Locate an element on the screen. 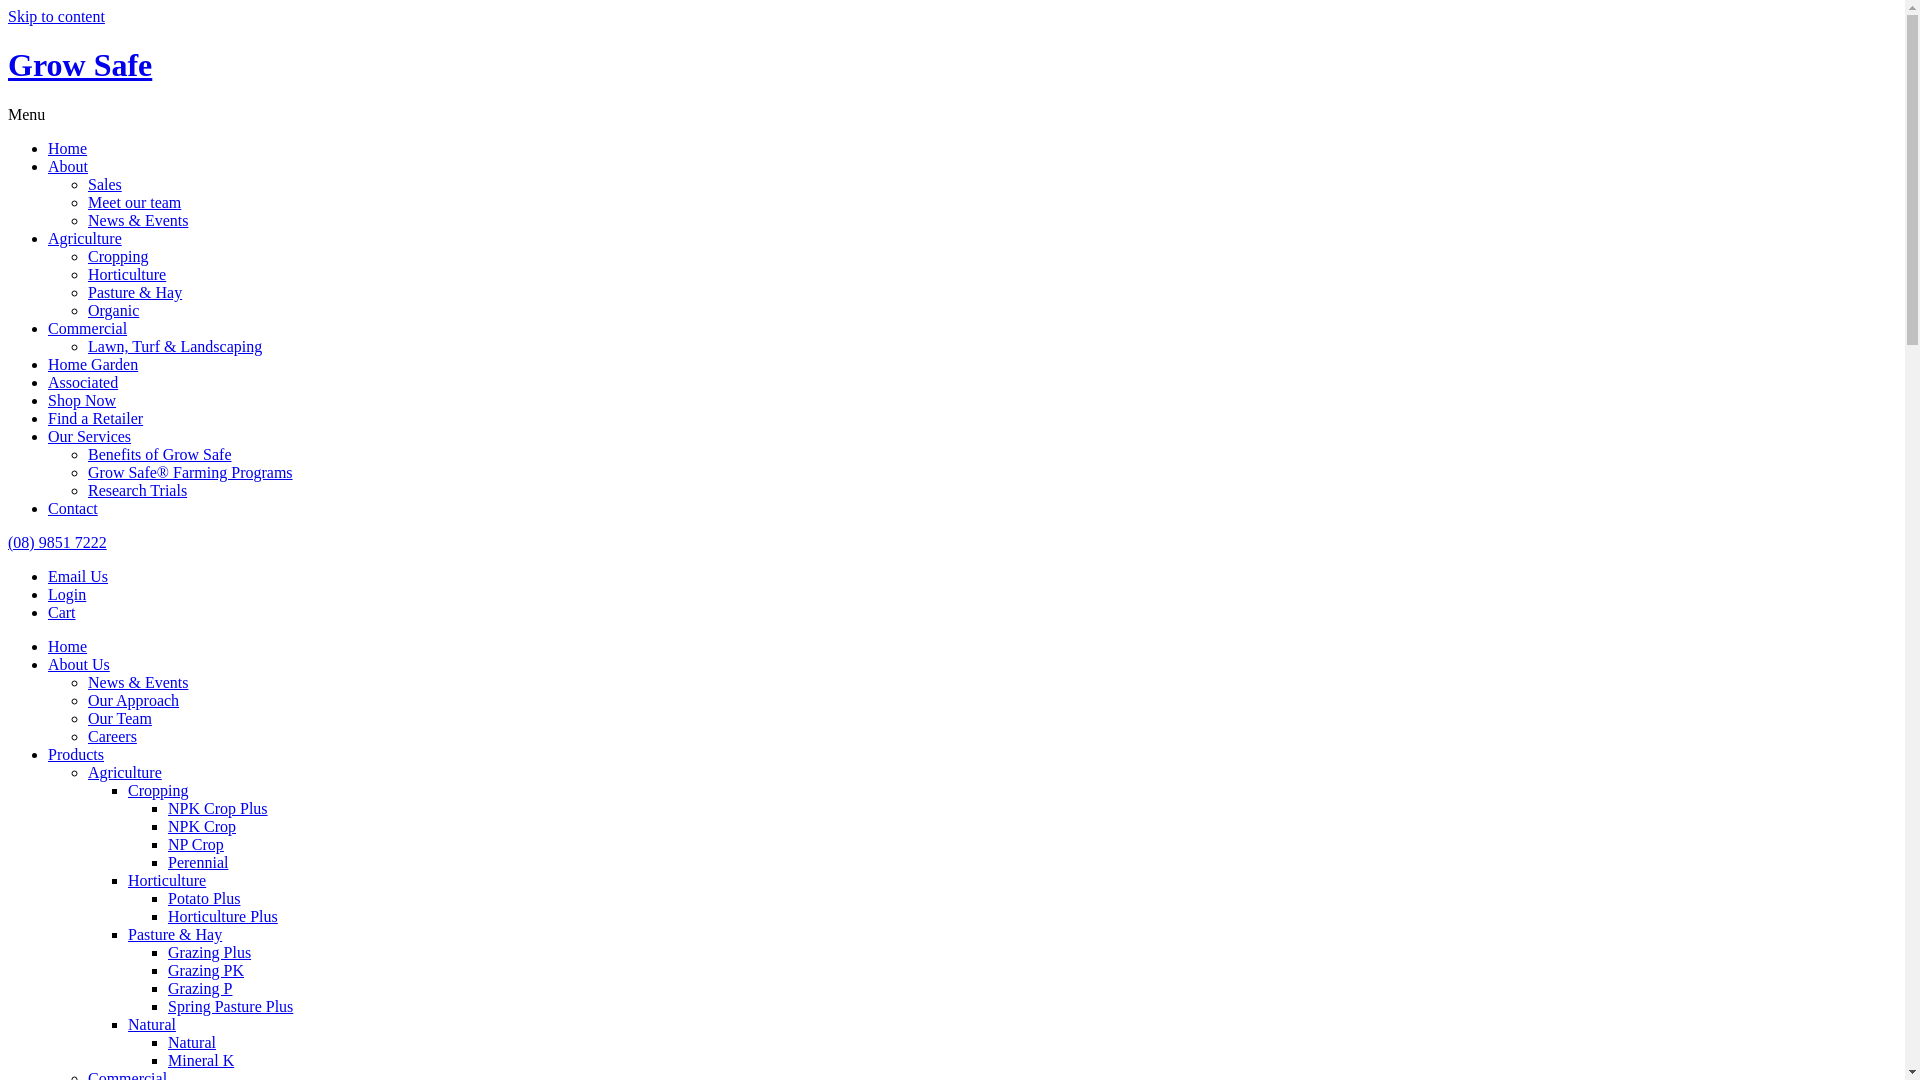 The height and width of the screenshot is (1080, 1920). 'Commercial' is located at coordinates (86, 327).